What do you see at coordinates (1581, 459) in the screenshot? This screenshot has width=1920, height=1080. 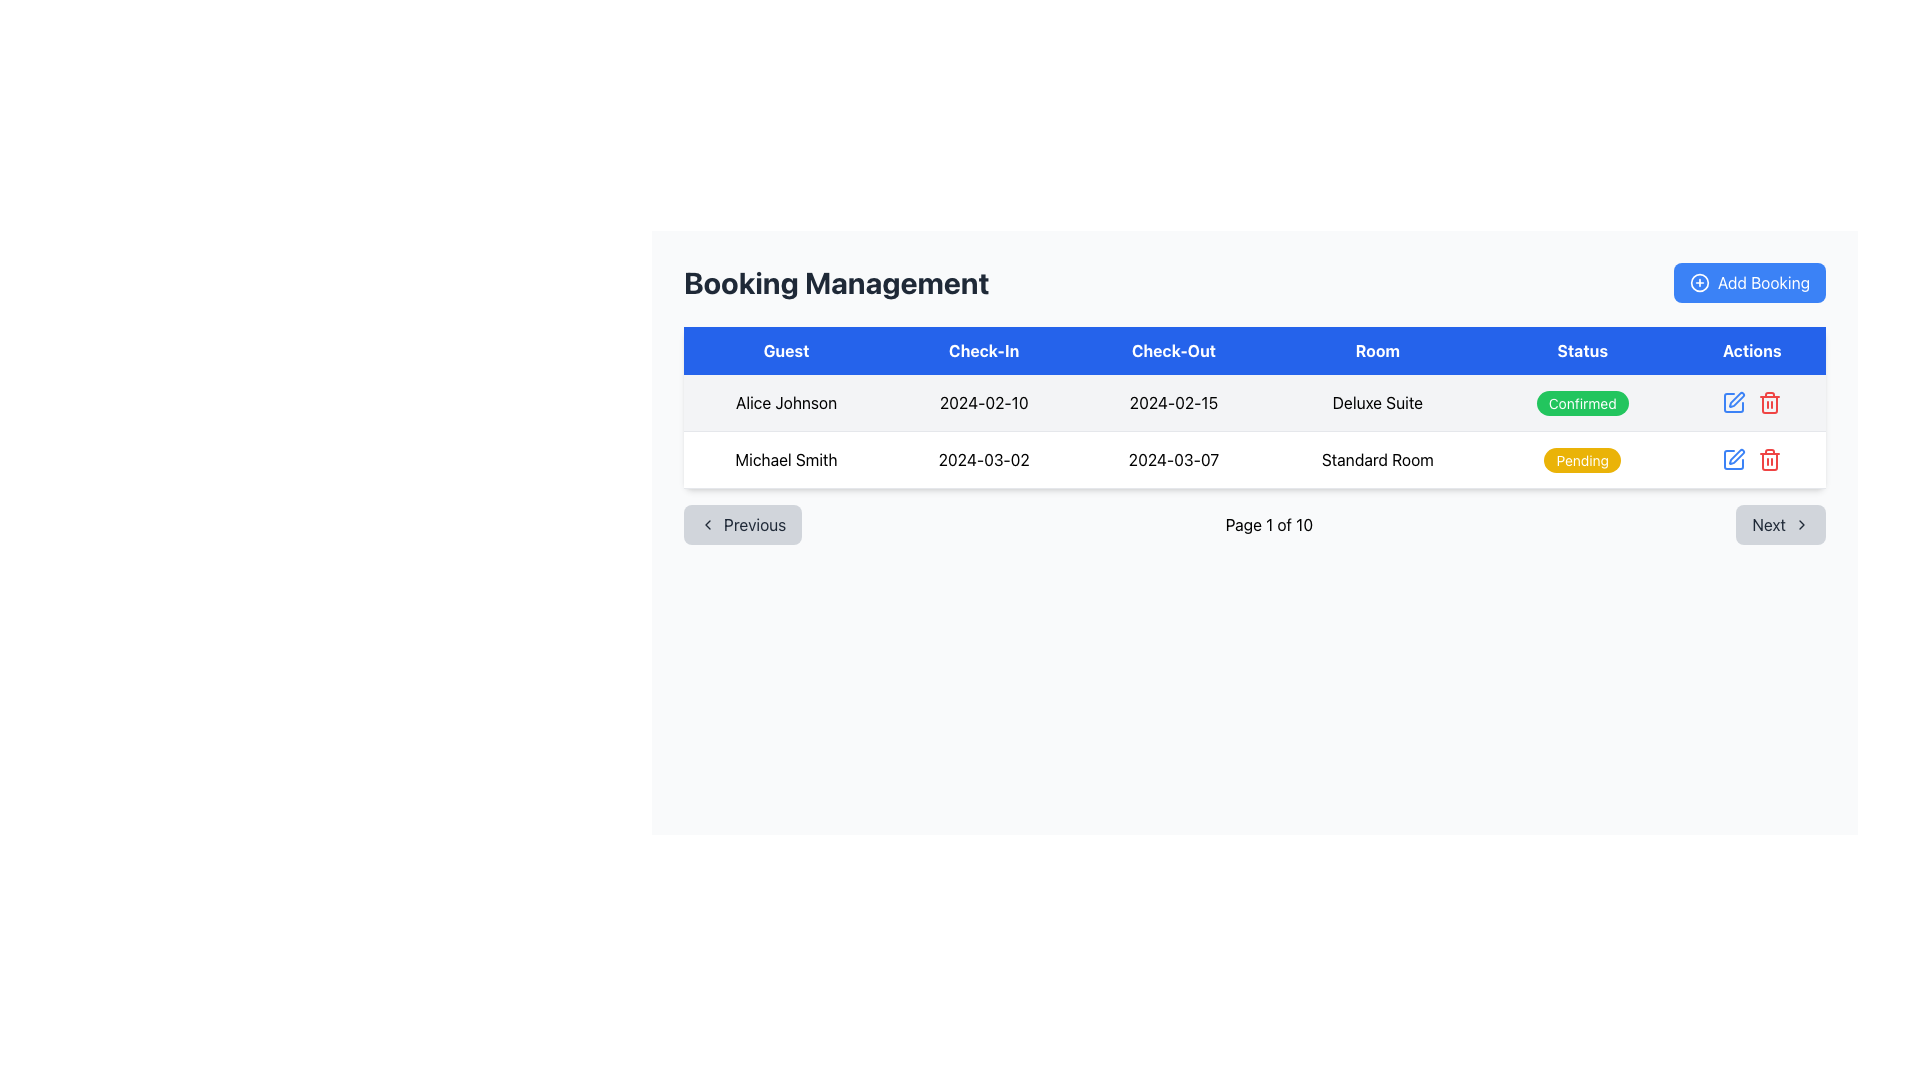 I see `the Status Label indicating 'Pending' in the last cell of the second row under the 'Status' column of the booking management interface` at bounding box center [1581, 459].